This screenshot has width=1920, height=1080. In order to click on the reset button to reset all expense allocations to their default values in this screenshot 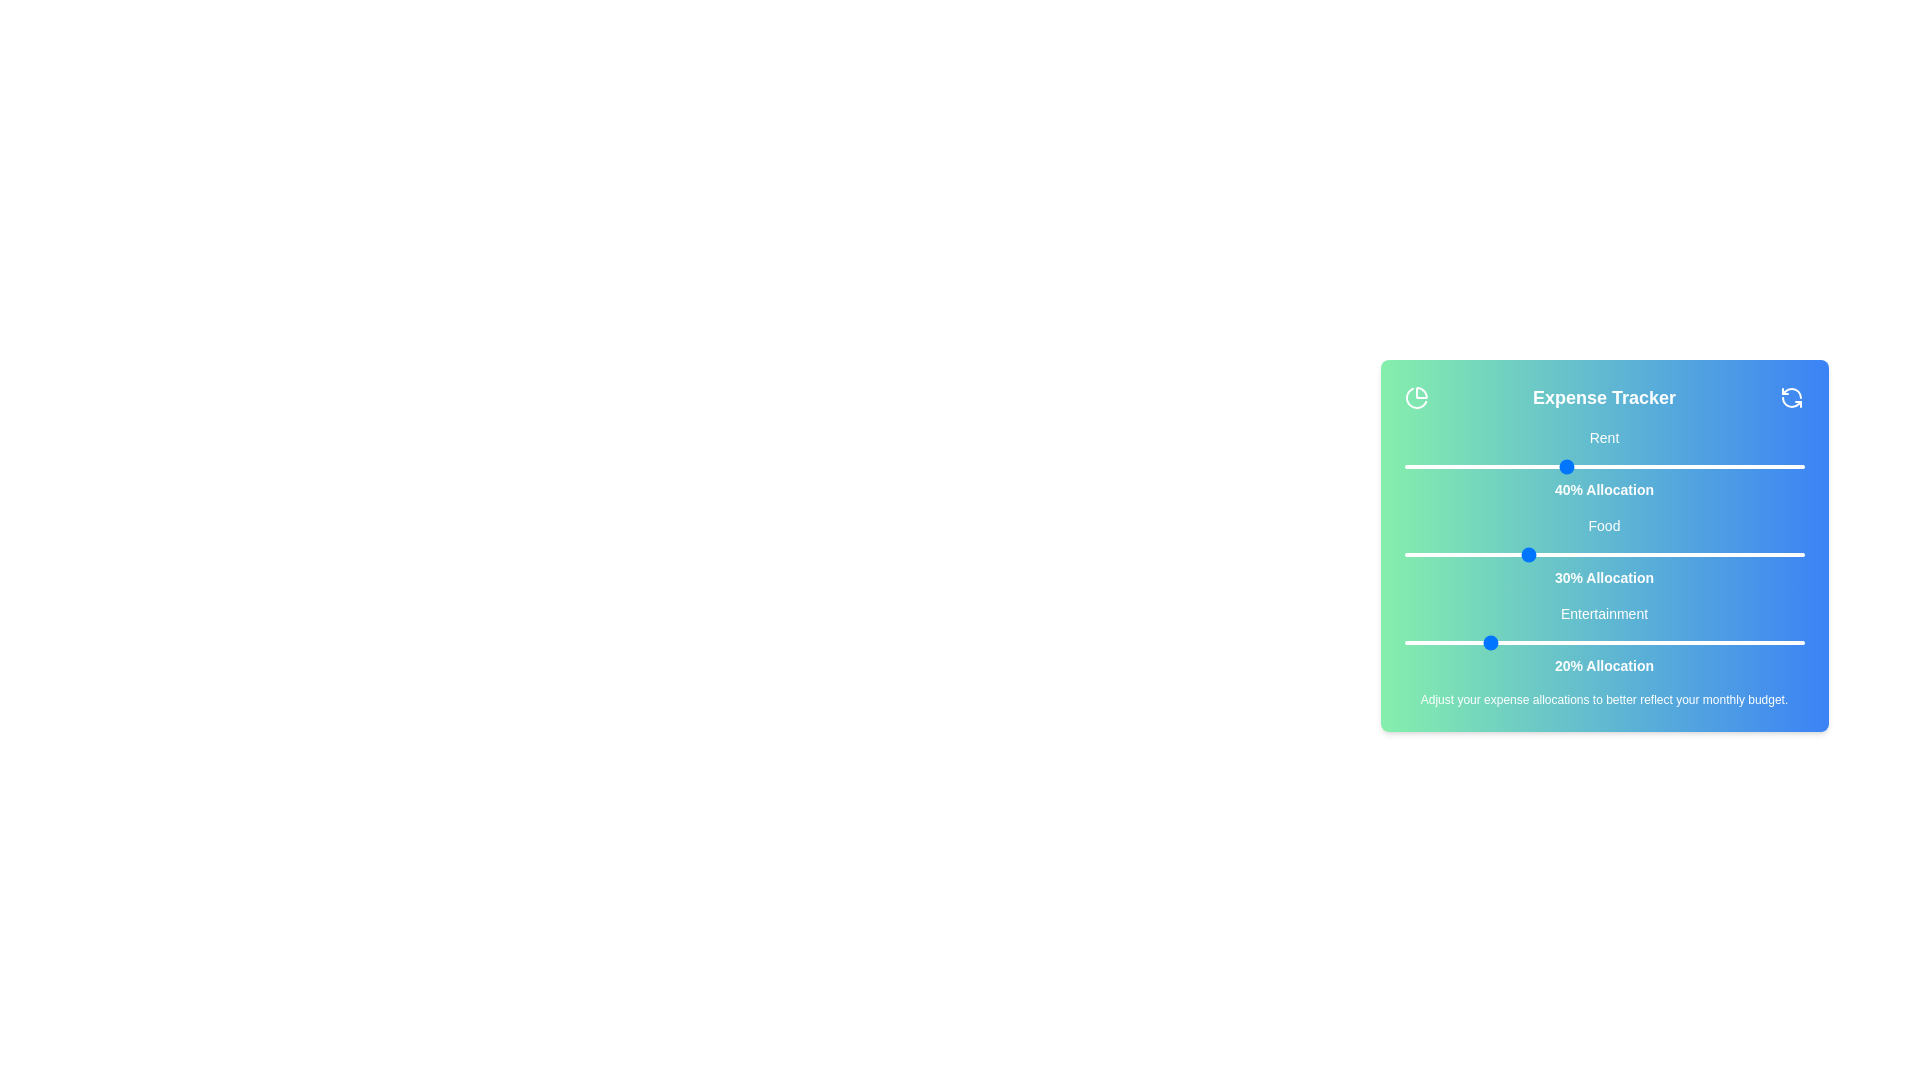, I will do `click(1791, 397)`.